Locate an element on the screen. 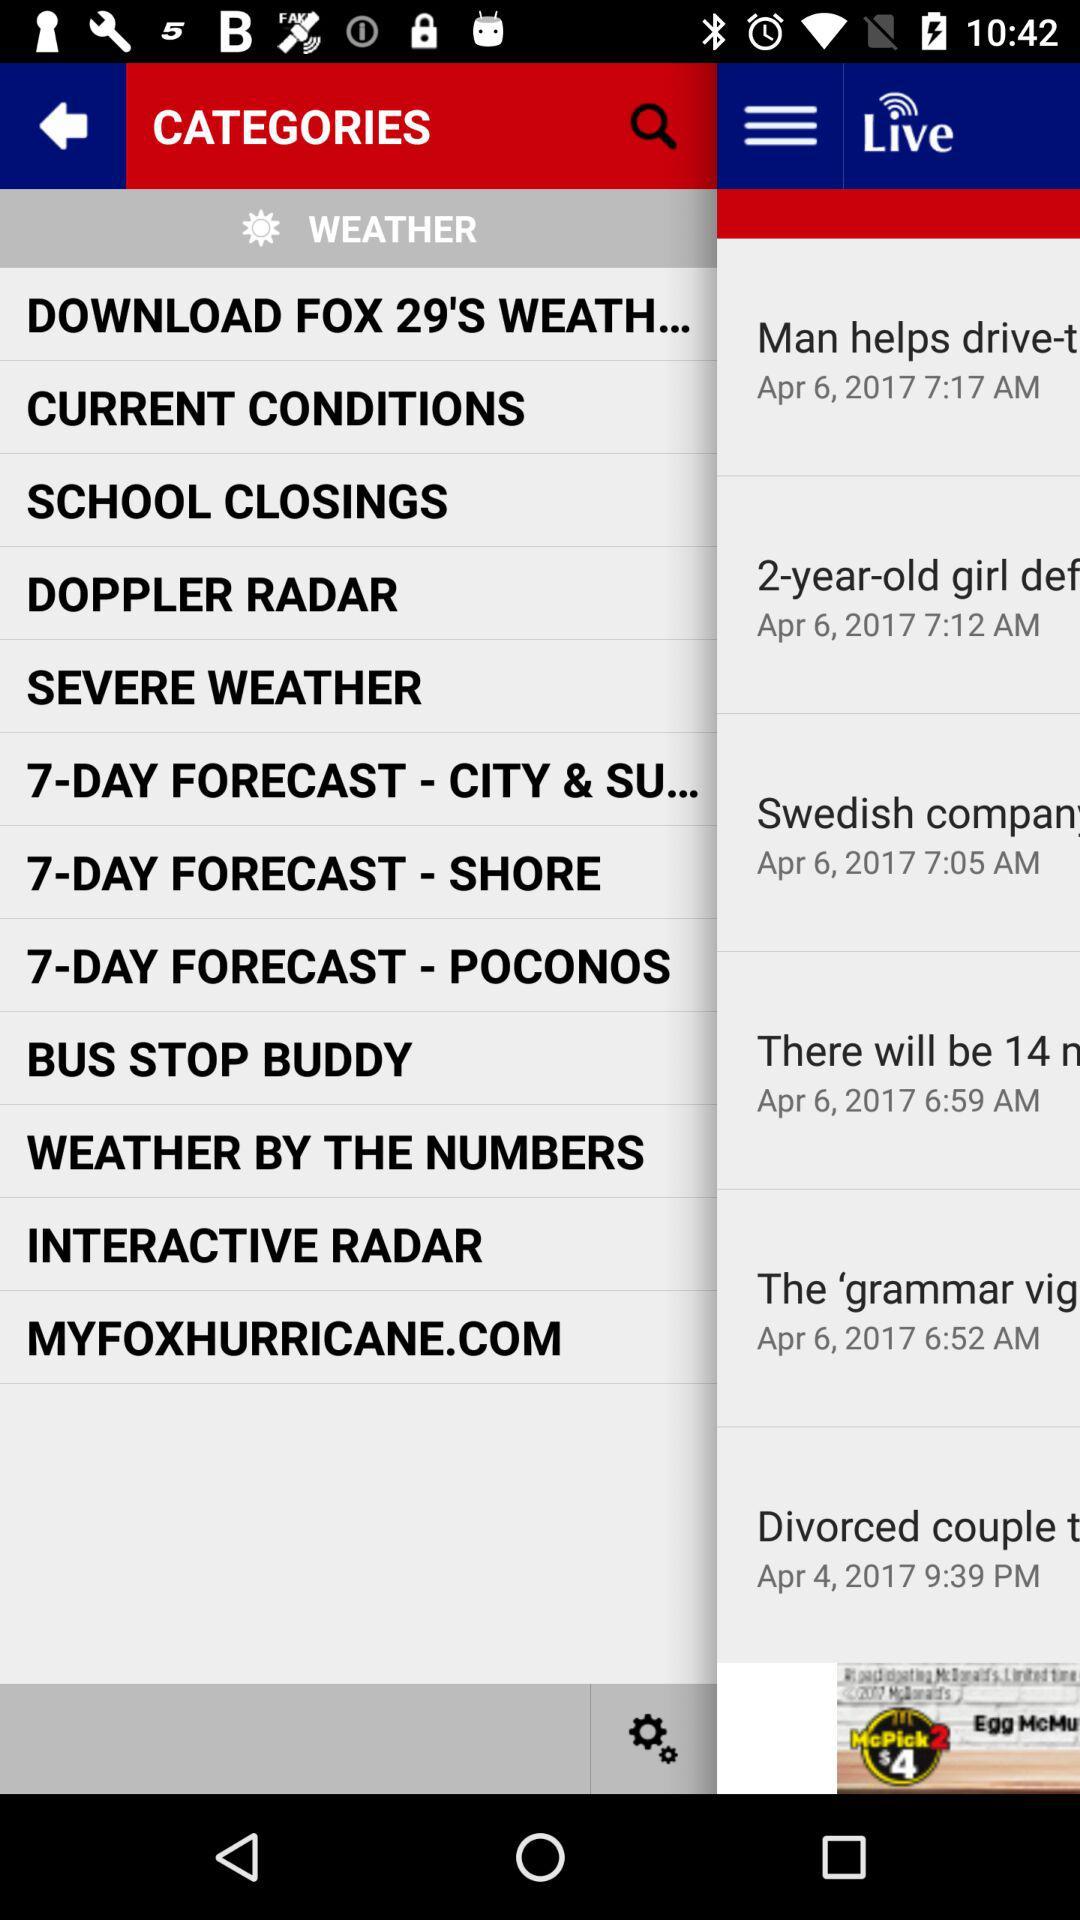 The image size is (1080, 1920). the icon above the 7 day forecast is located at coordinates (897, 713).